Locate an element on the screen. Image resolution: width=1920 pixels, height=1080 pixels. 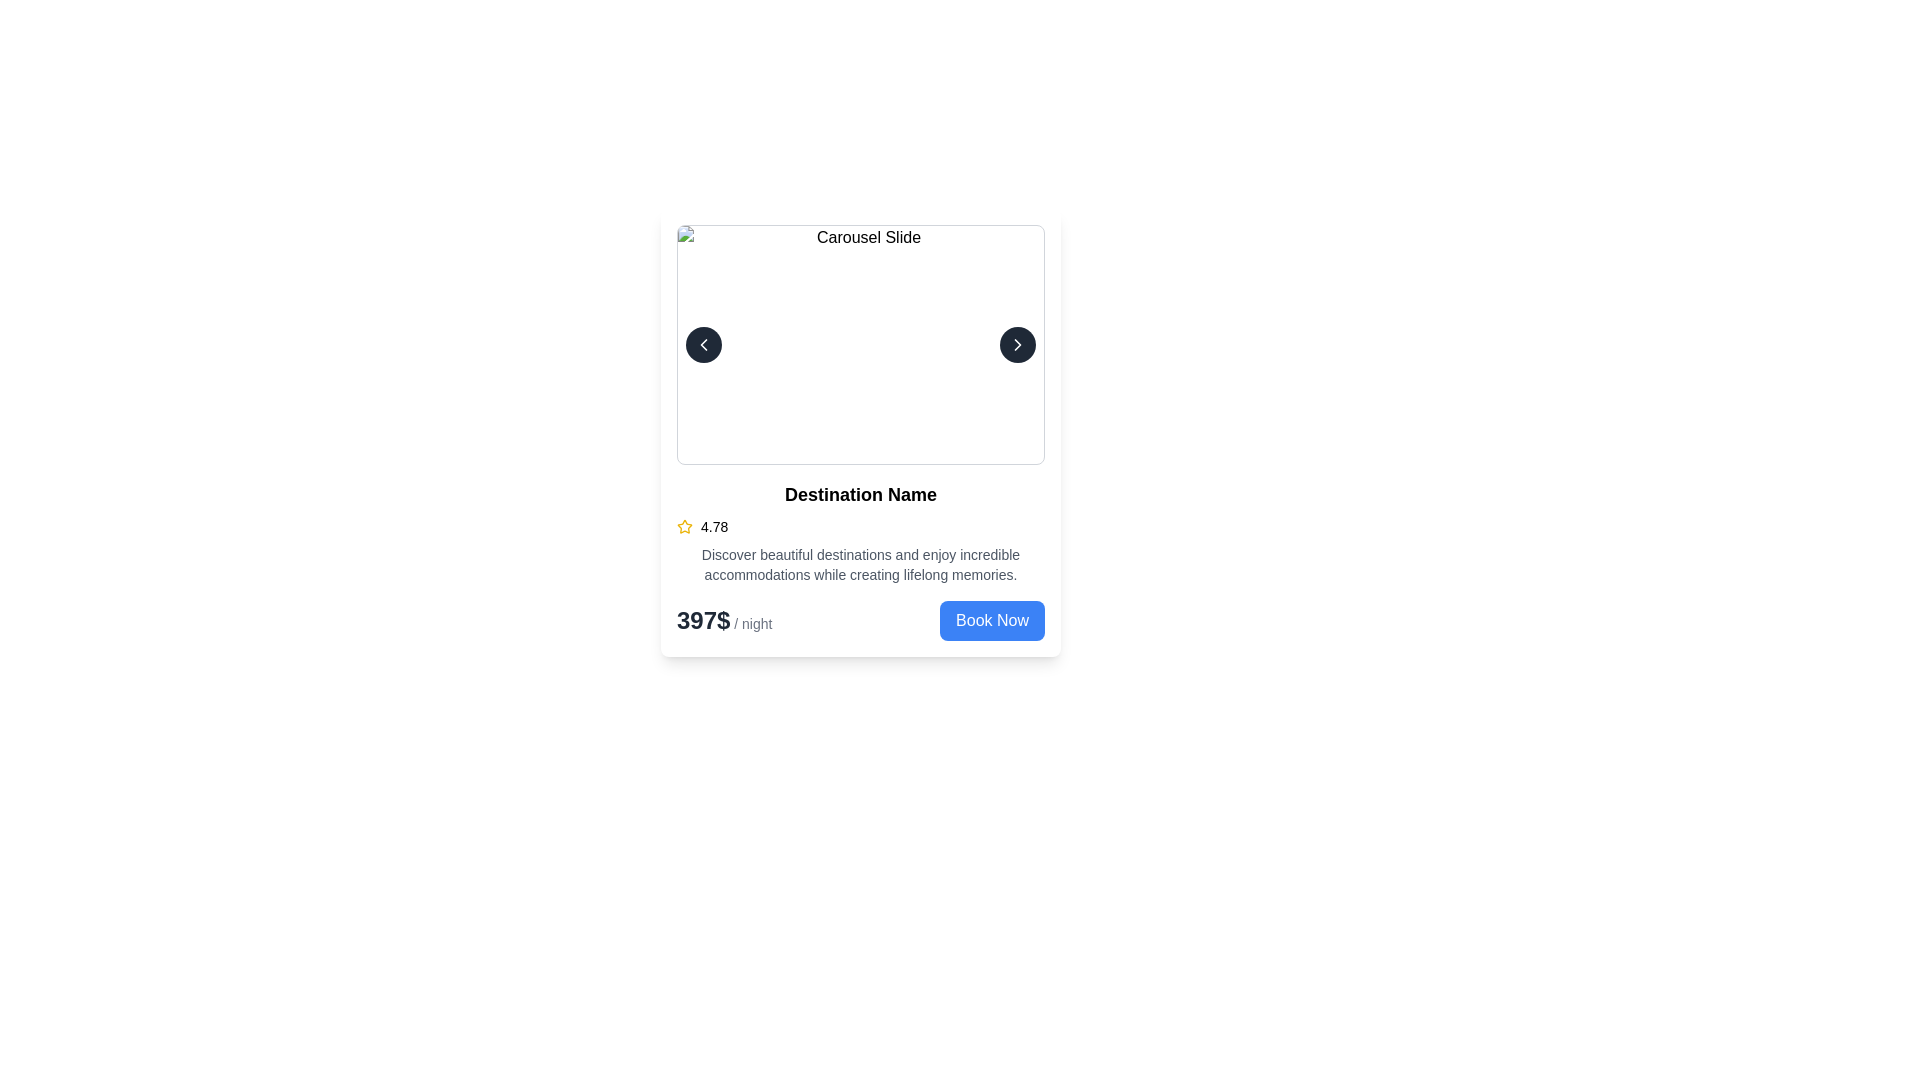
the left navigation button of the carousel is located at coordinates (704, 343).